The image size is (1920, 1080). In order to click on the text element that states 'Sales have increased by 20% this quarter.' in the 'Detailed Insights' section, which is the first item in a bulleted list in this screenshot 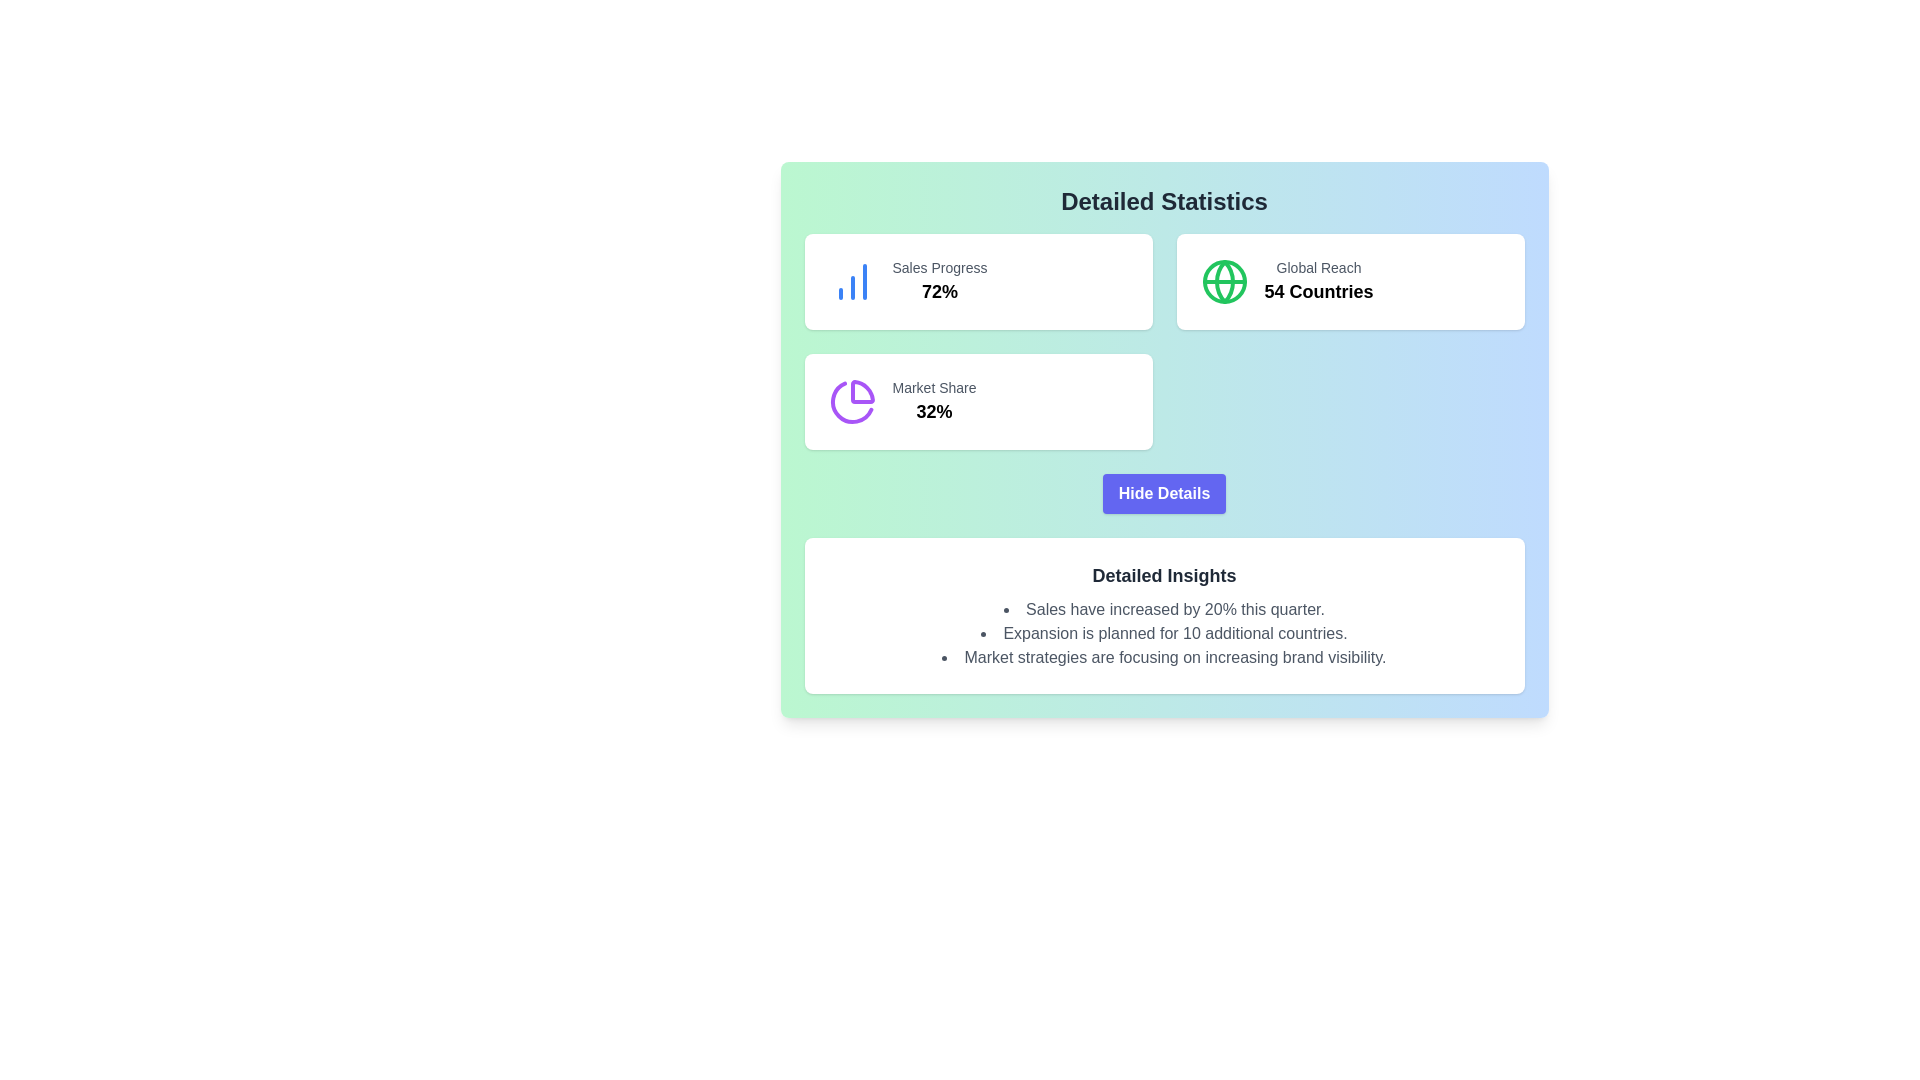, I will do `click(1164, 608)`.